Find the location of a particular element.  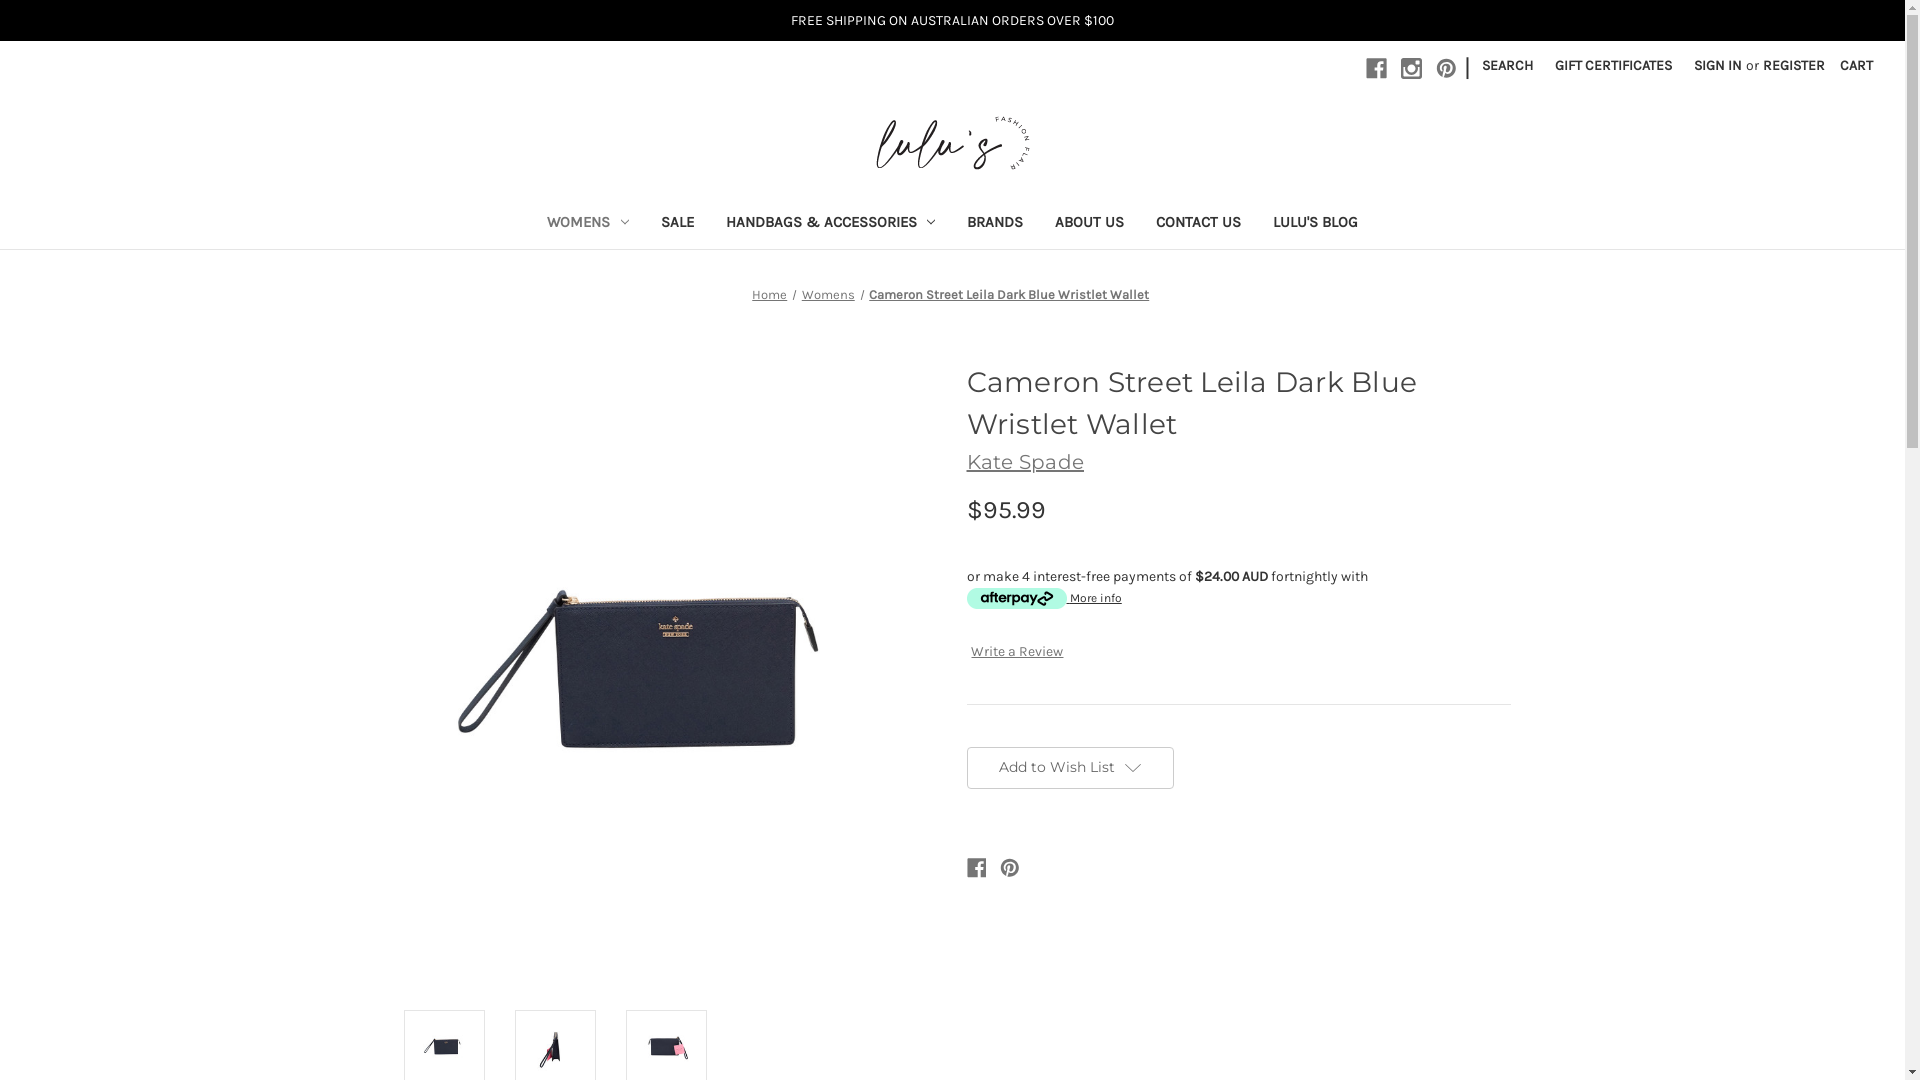

'BRANDS' is located at coordinates (994, 224).